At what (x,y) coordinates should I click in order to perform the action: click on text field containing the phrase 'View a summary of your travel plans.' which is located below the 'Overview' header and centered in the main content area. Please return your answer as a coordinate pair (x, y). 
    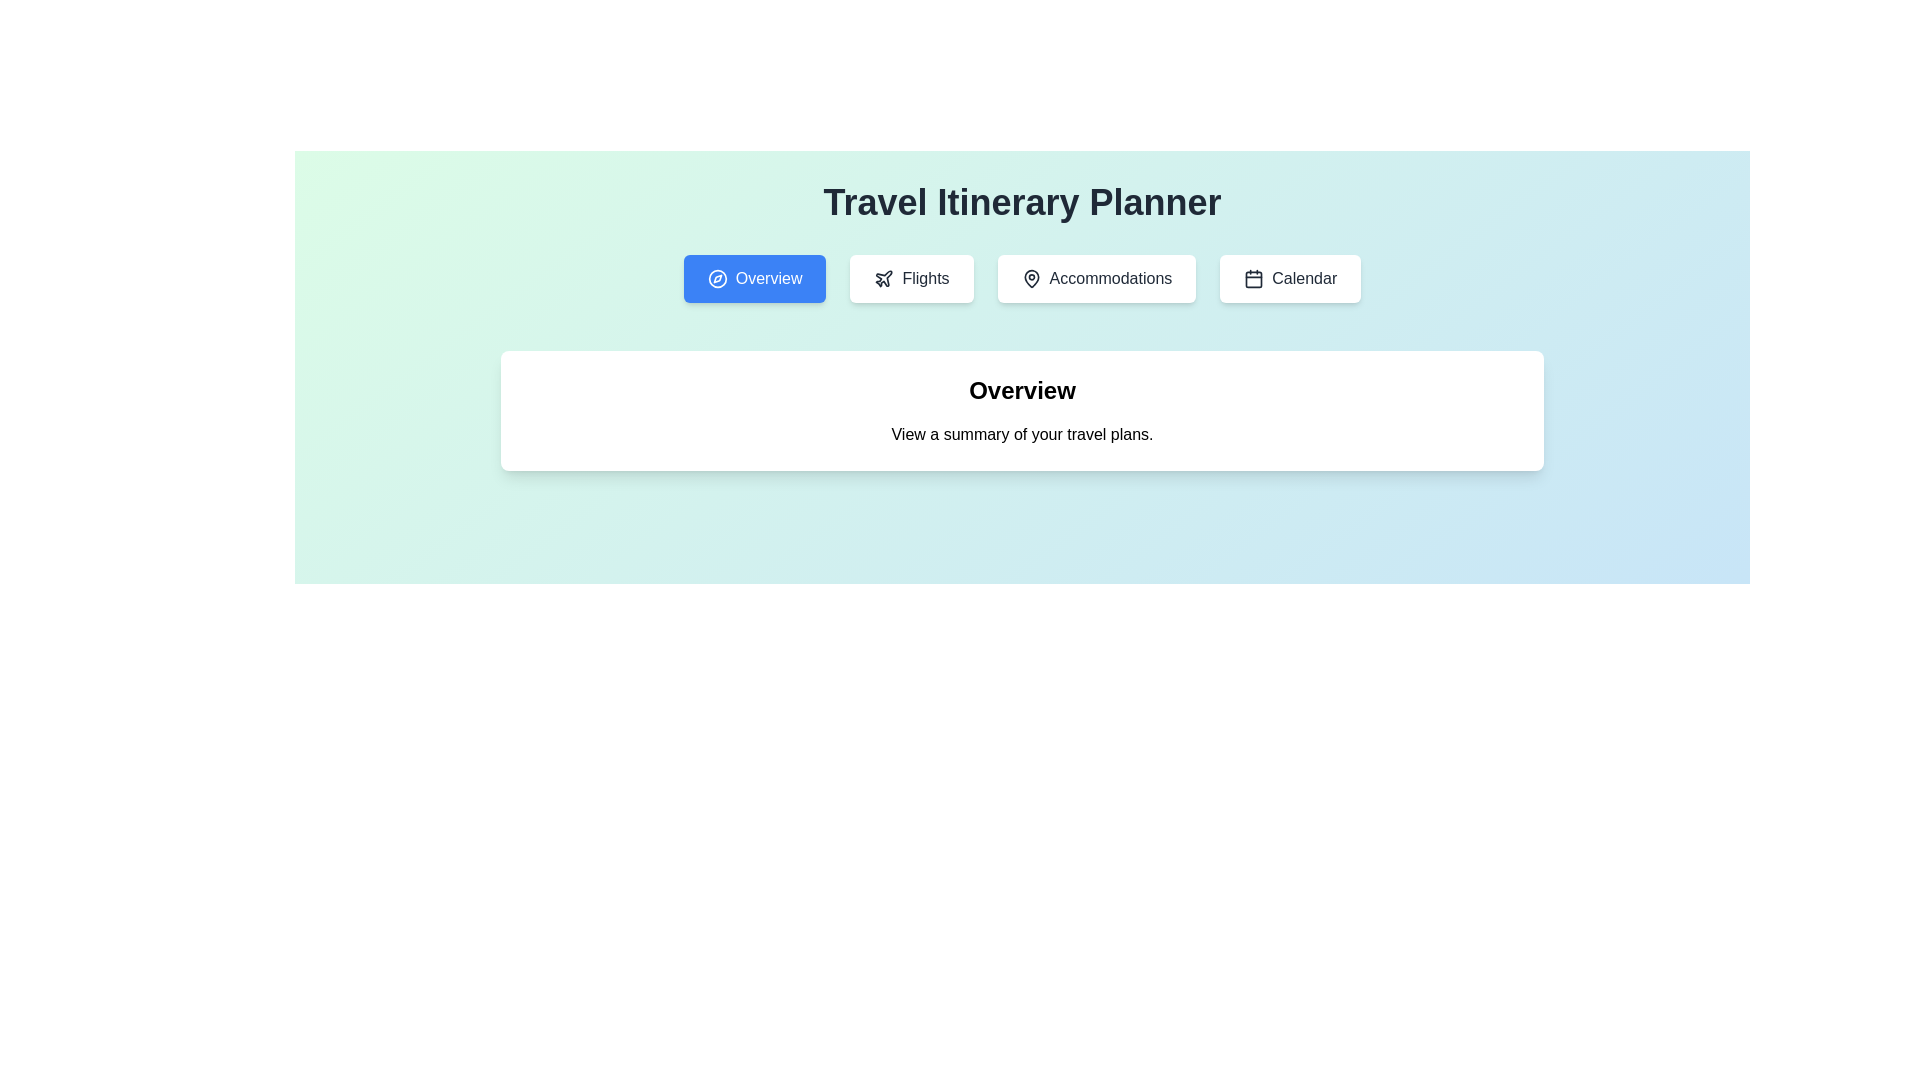
    Looking at the image, I should click on (1022, 434).